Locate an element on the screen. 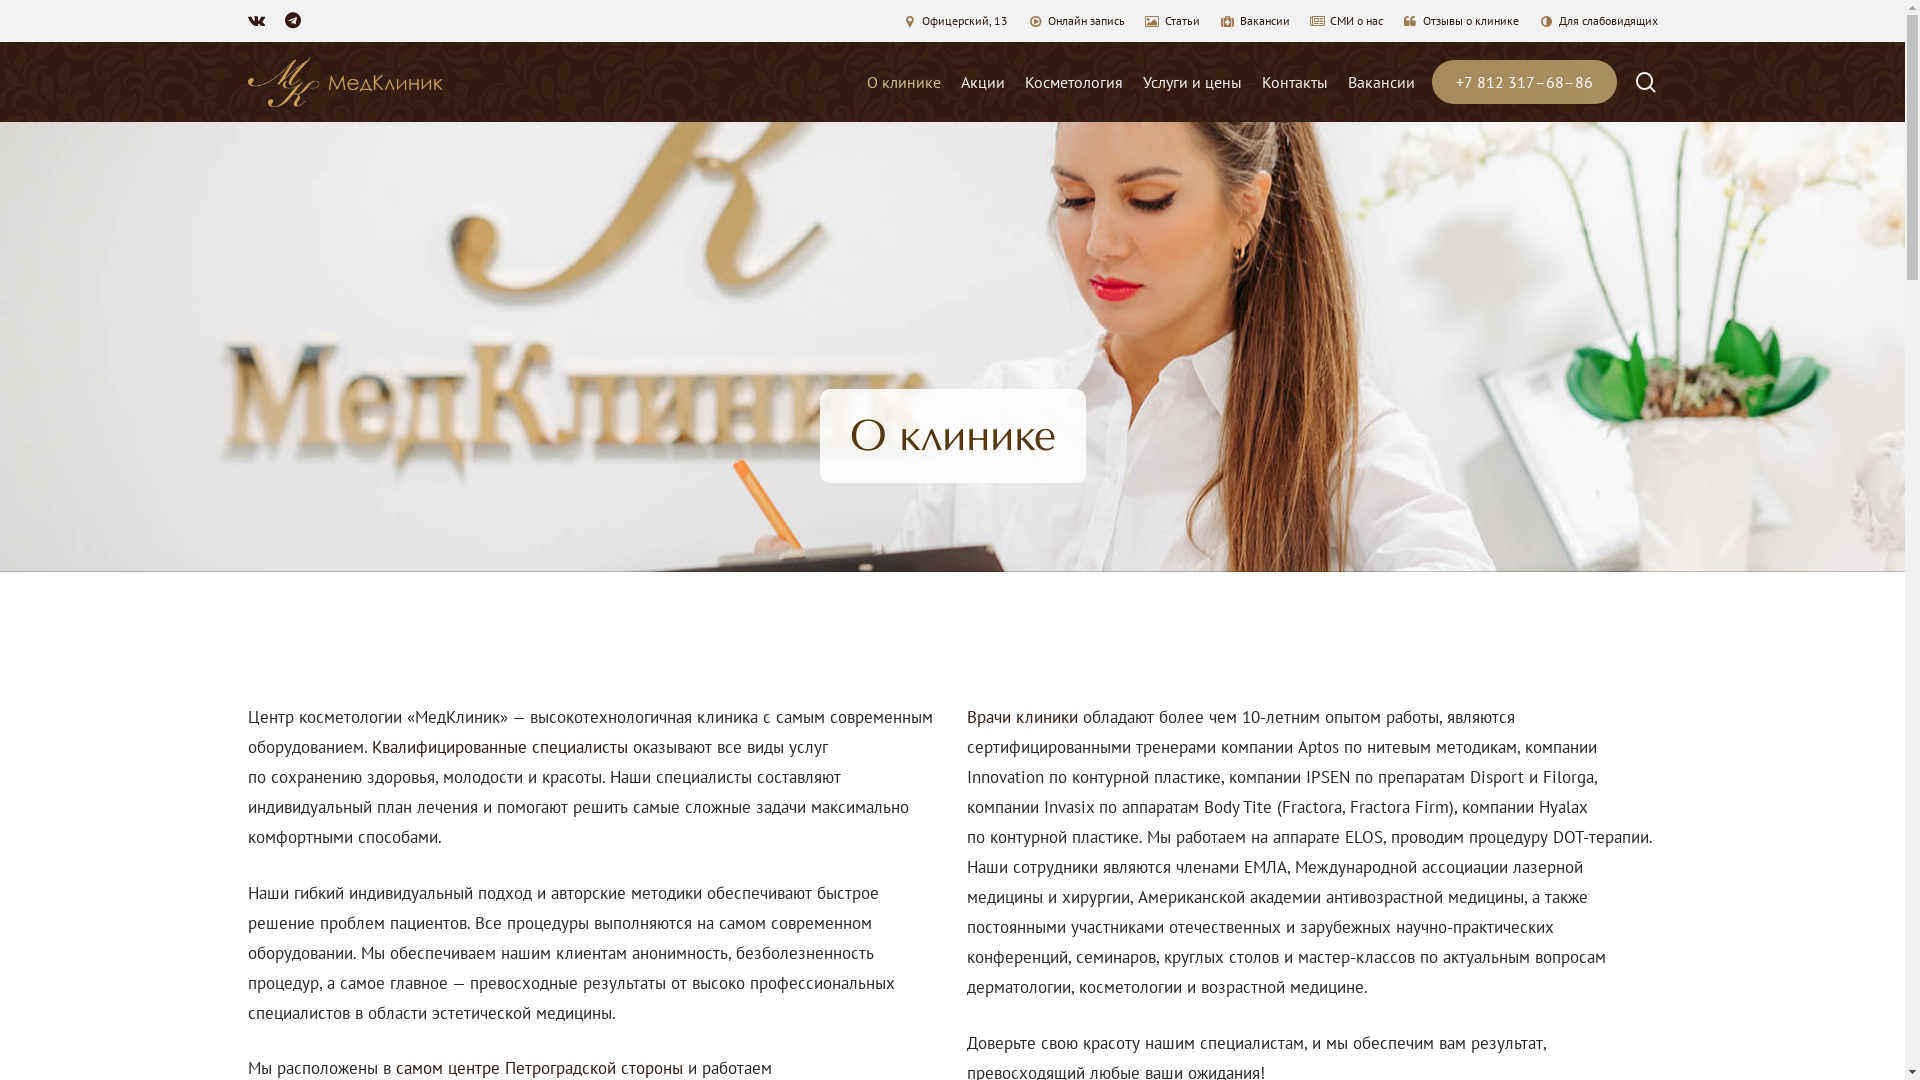  'telegram' is located at coordinates (291, 20).